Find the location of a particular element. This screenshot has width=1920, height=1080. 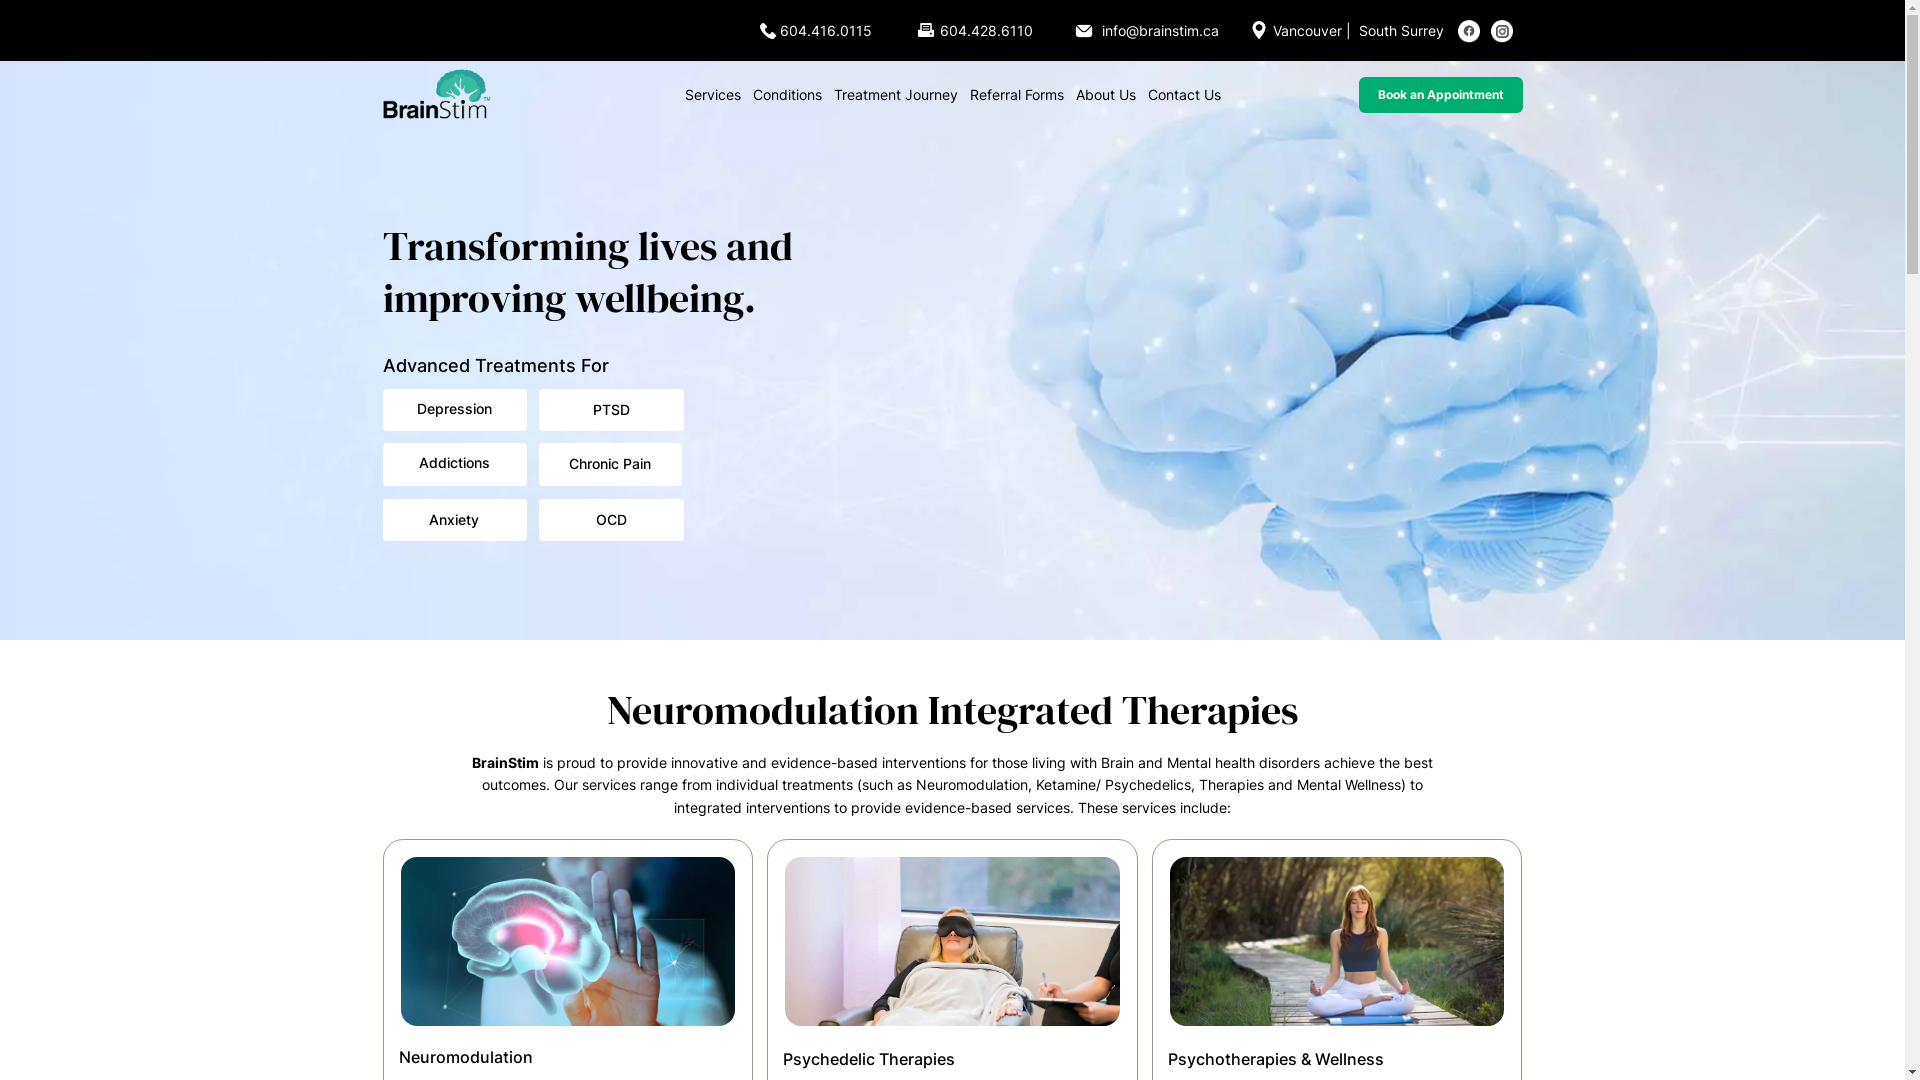

'Treatment Journey' is located at coordinates (895, 95).